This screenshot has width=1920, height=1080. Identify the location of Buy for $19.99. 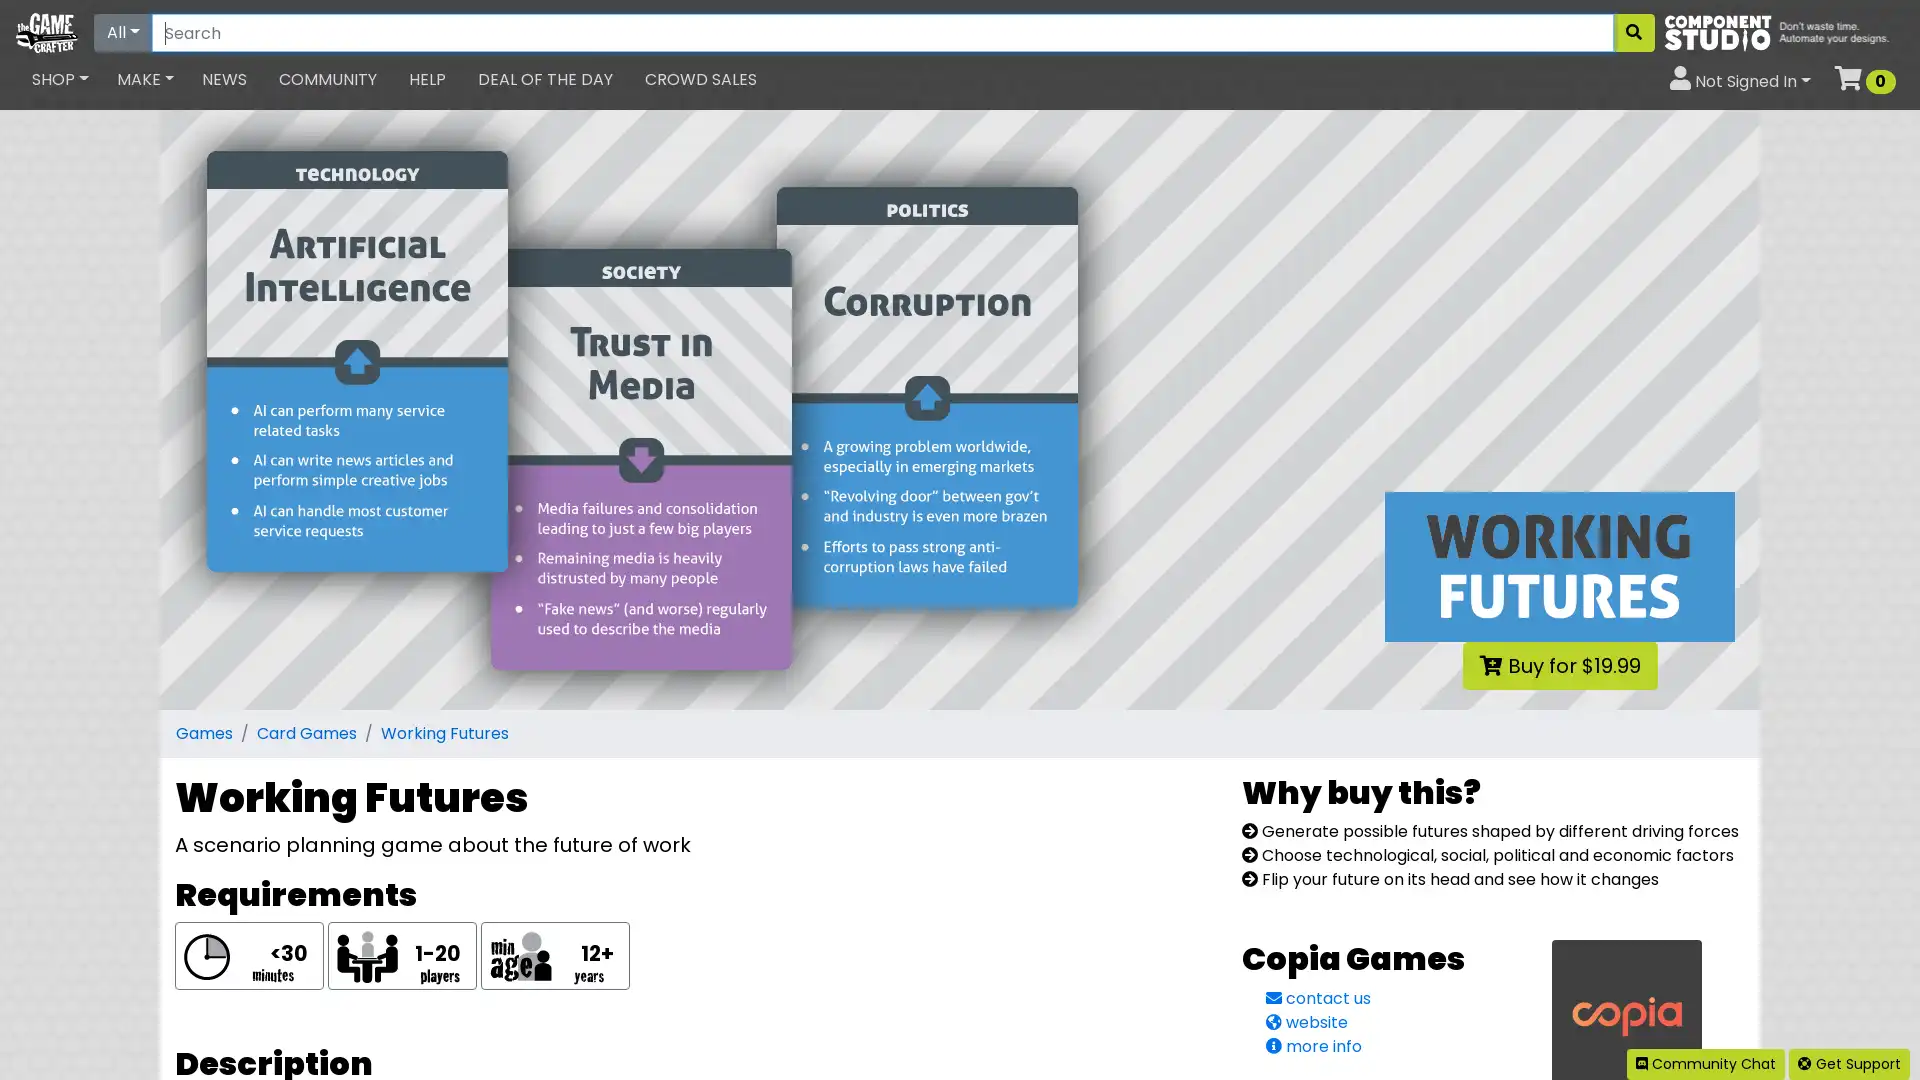
(1558, 666).